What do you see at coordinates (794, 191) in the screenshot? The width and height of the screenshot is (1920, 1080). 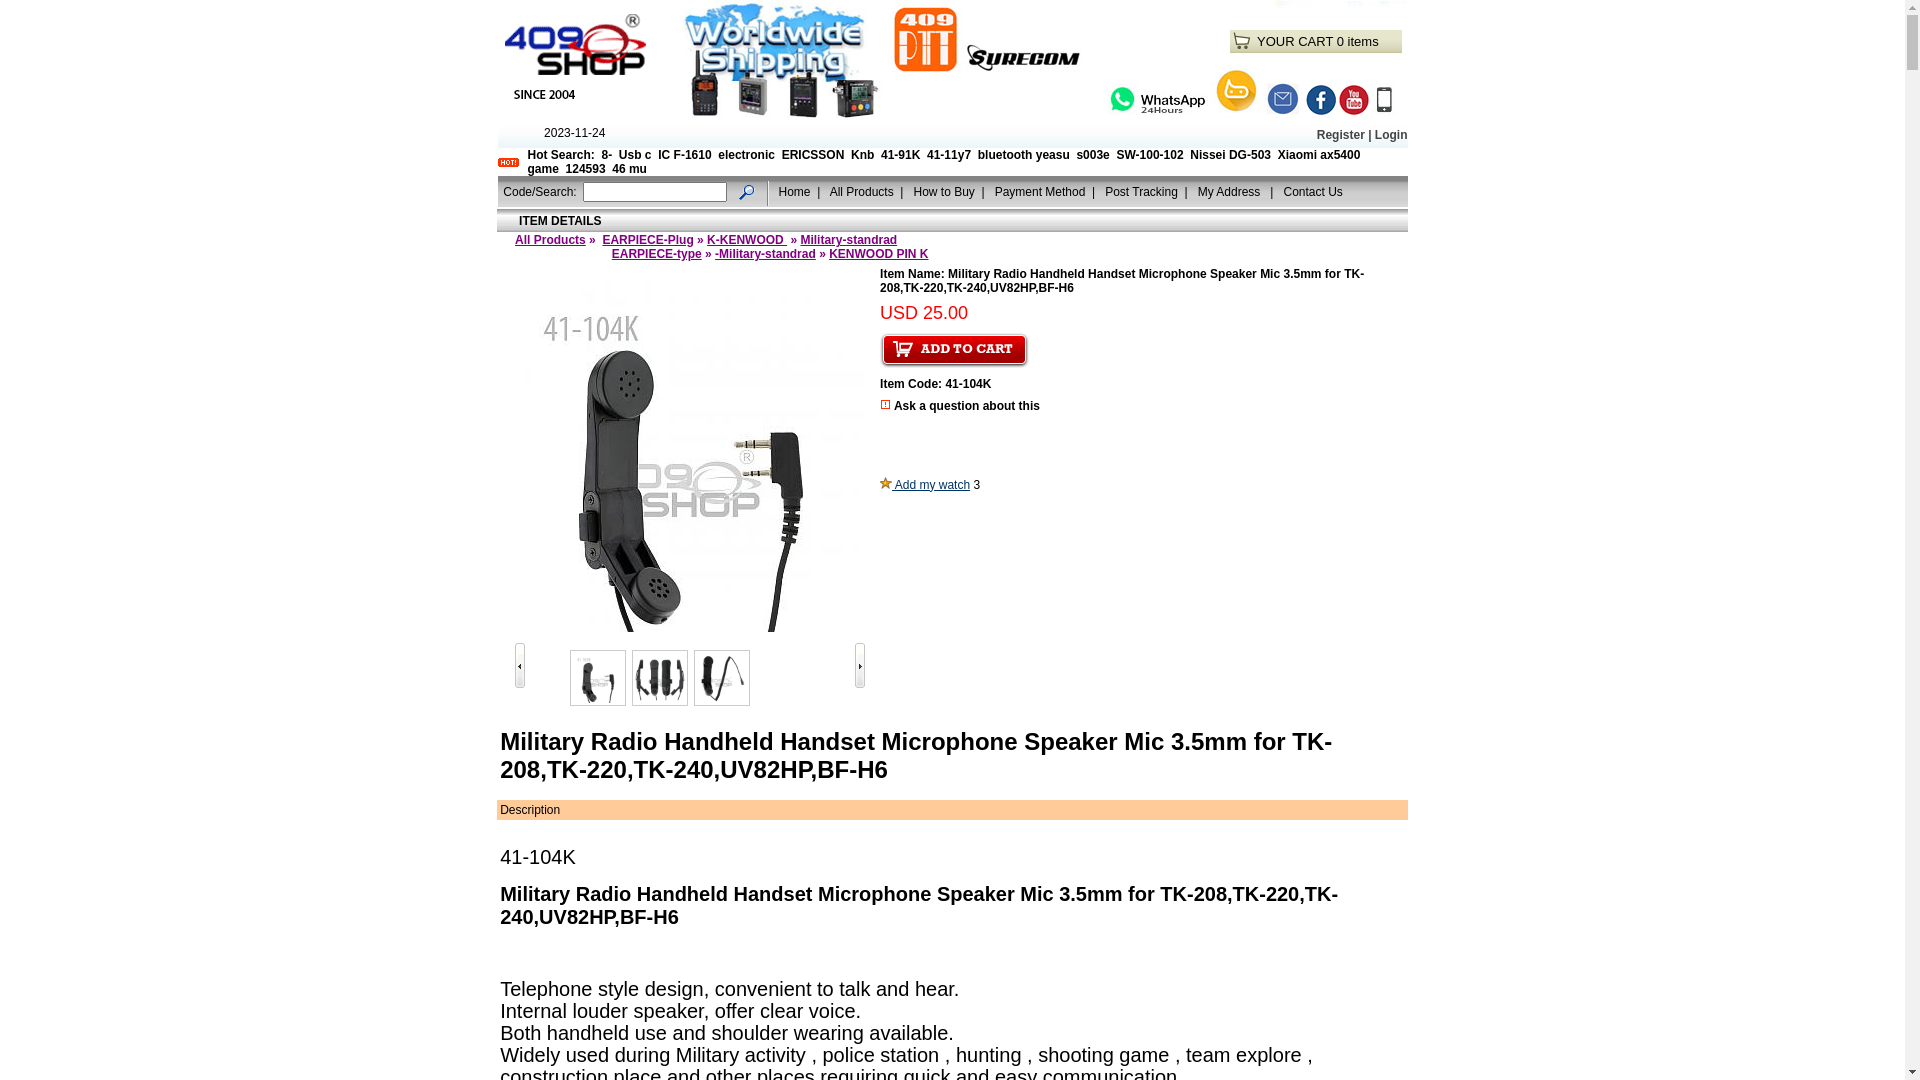 I see `'Home'` at bounding box center [794, 191].